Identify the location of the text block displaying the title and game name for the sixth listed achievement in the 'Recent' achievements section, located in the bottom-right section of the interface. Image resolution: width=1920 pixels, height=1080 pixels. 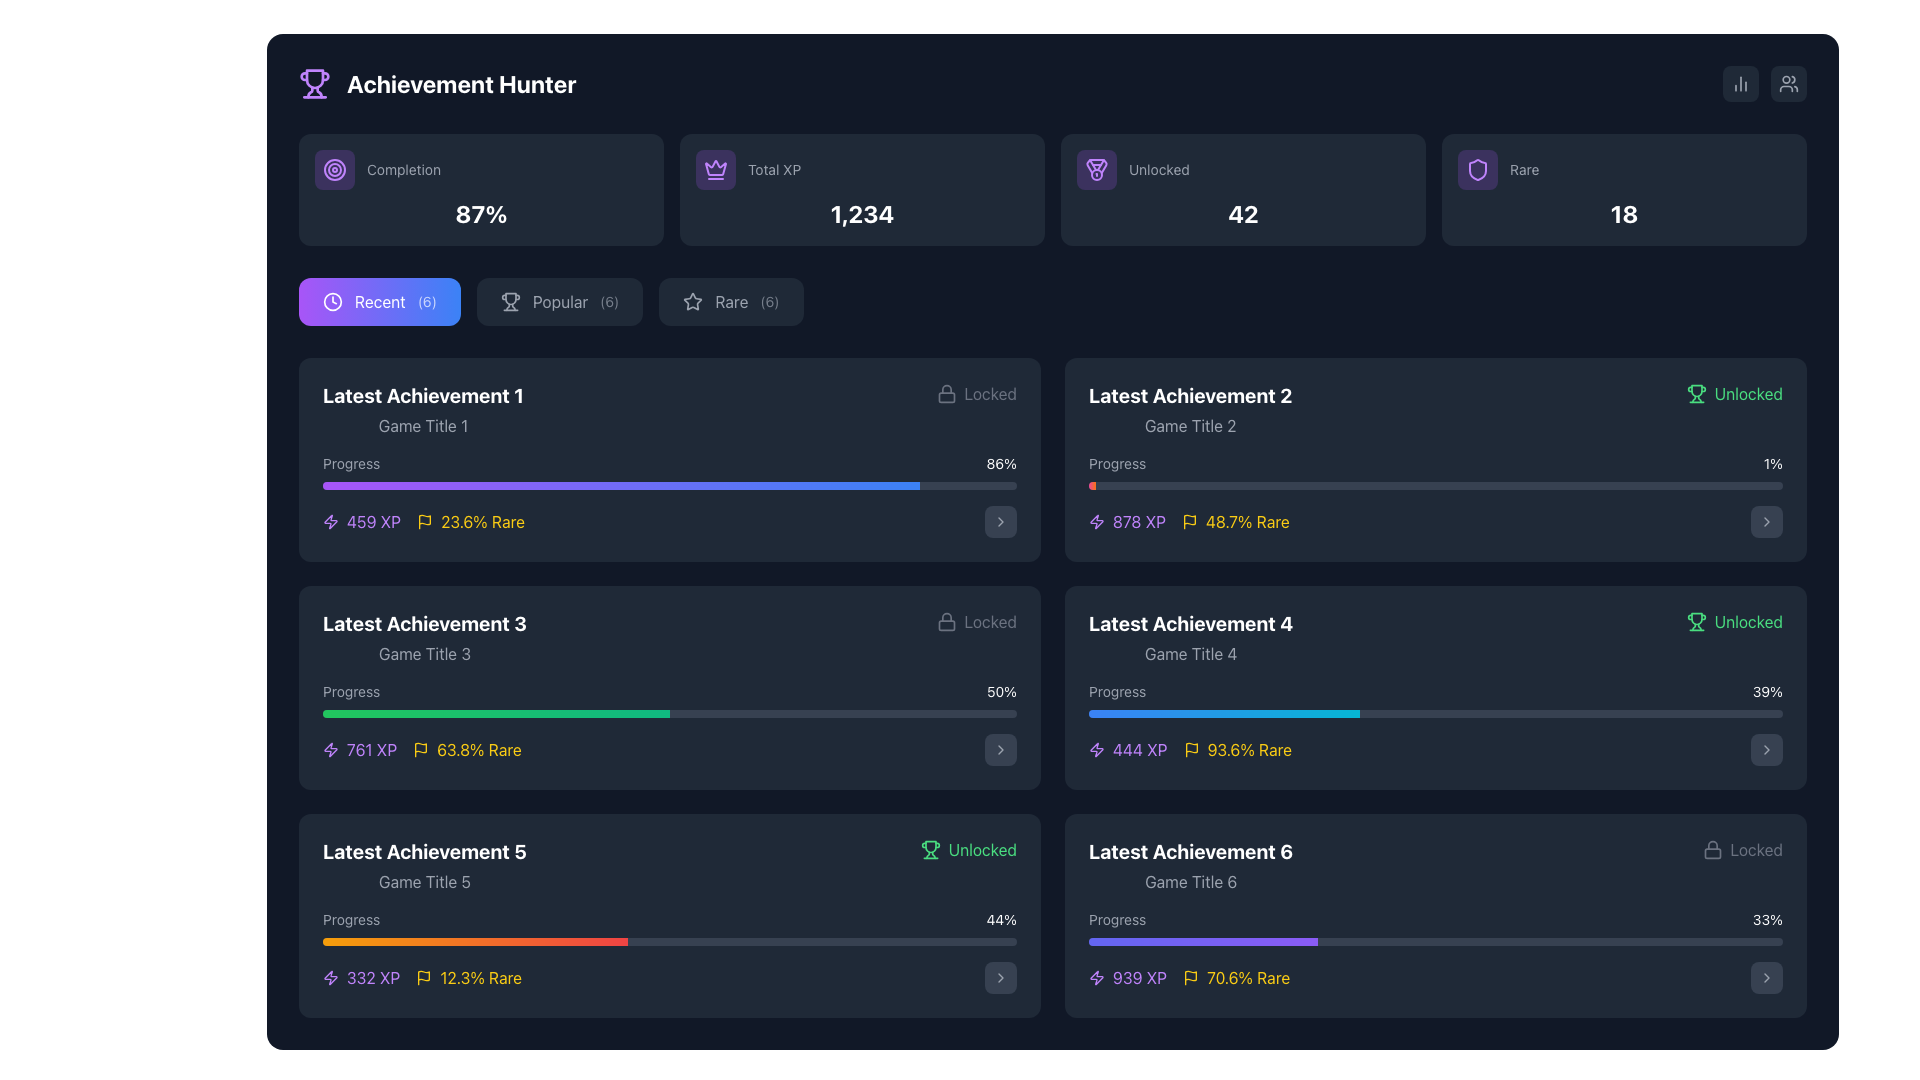
(1191, 865).